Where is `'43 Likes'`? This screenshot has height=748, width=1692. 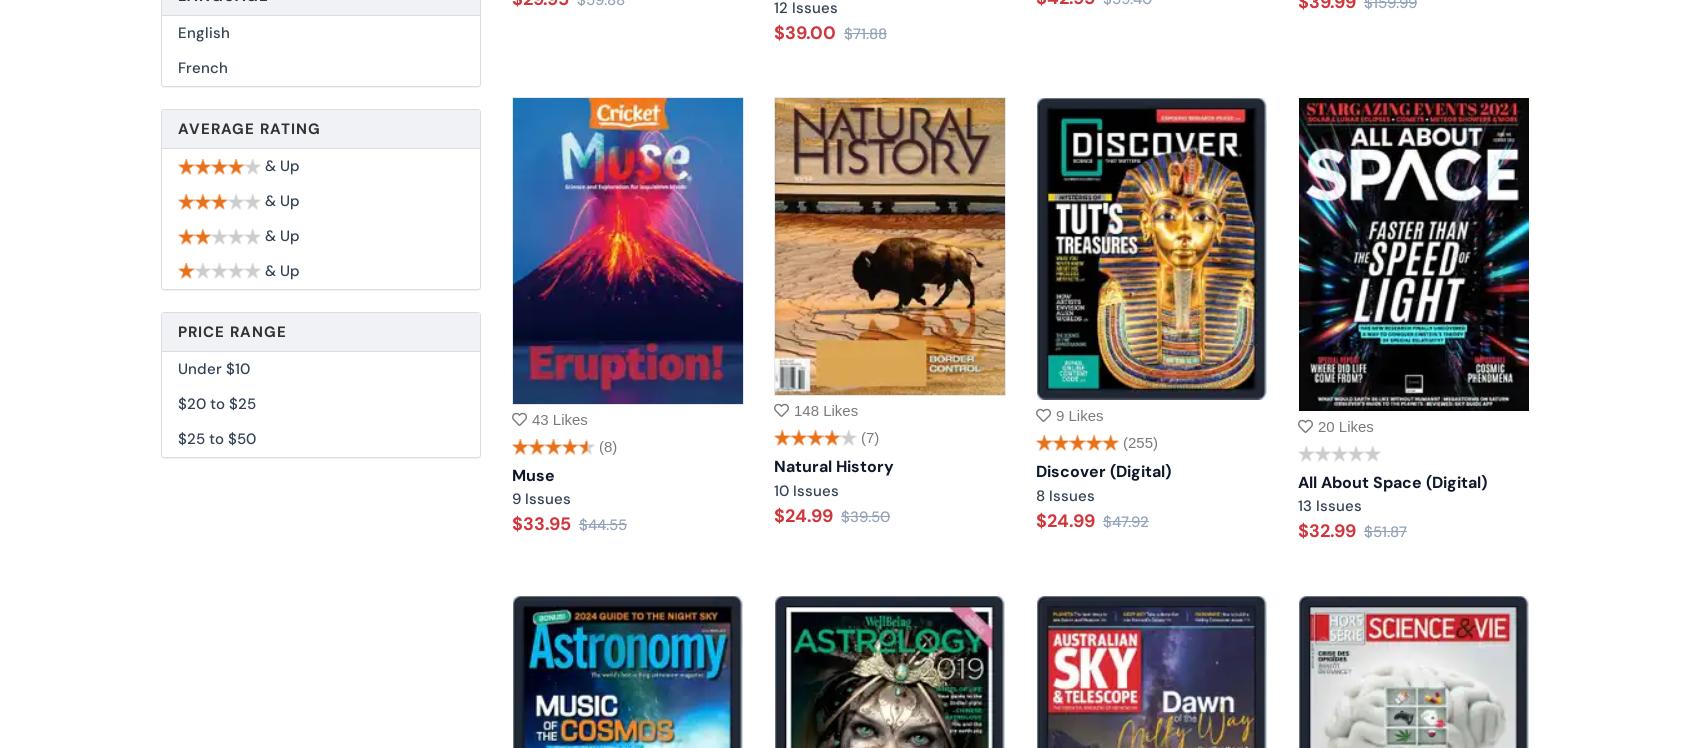
'43 Likes' is located at coordinates (531, 418).